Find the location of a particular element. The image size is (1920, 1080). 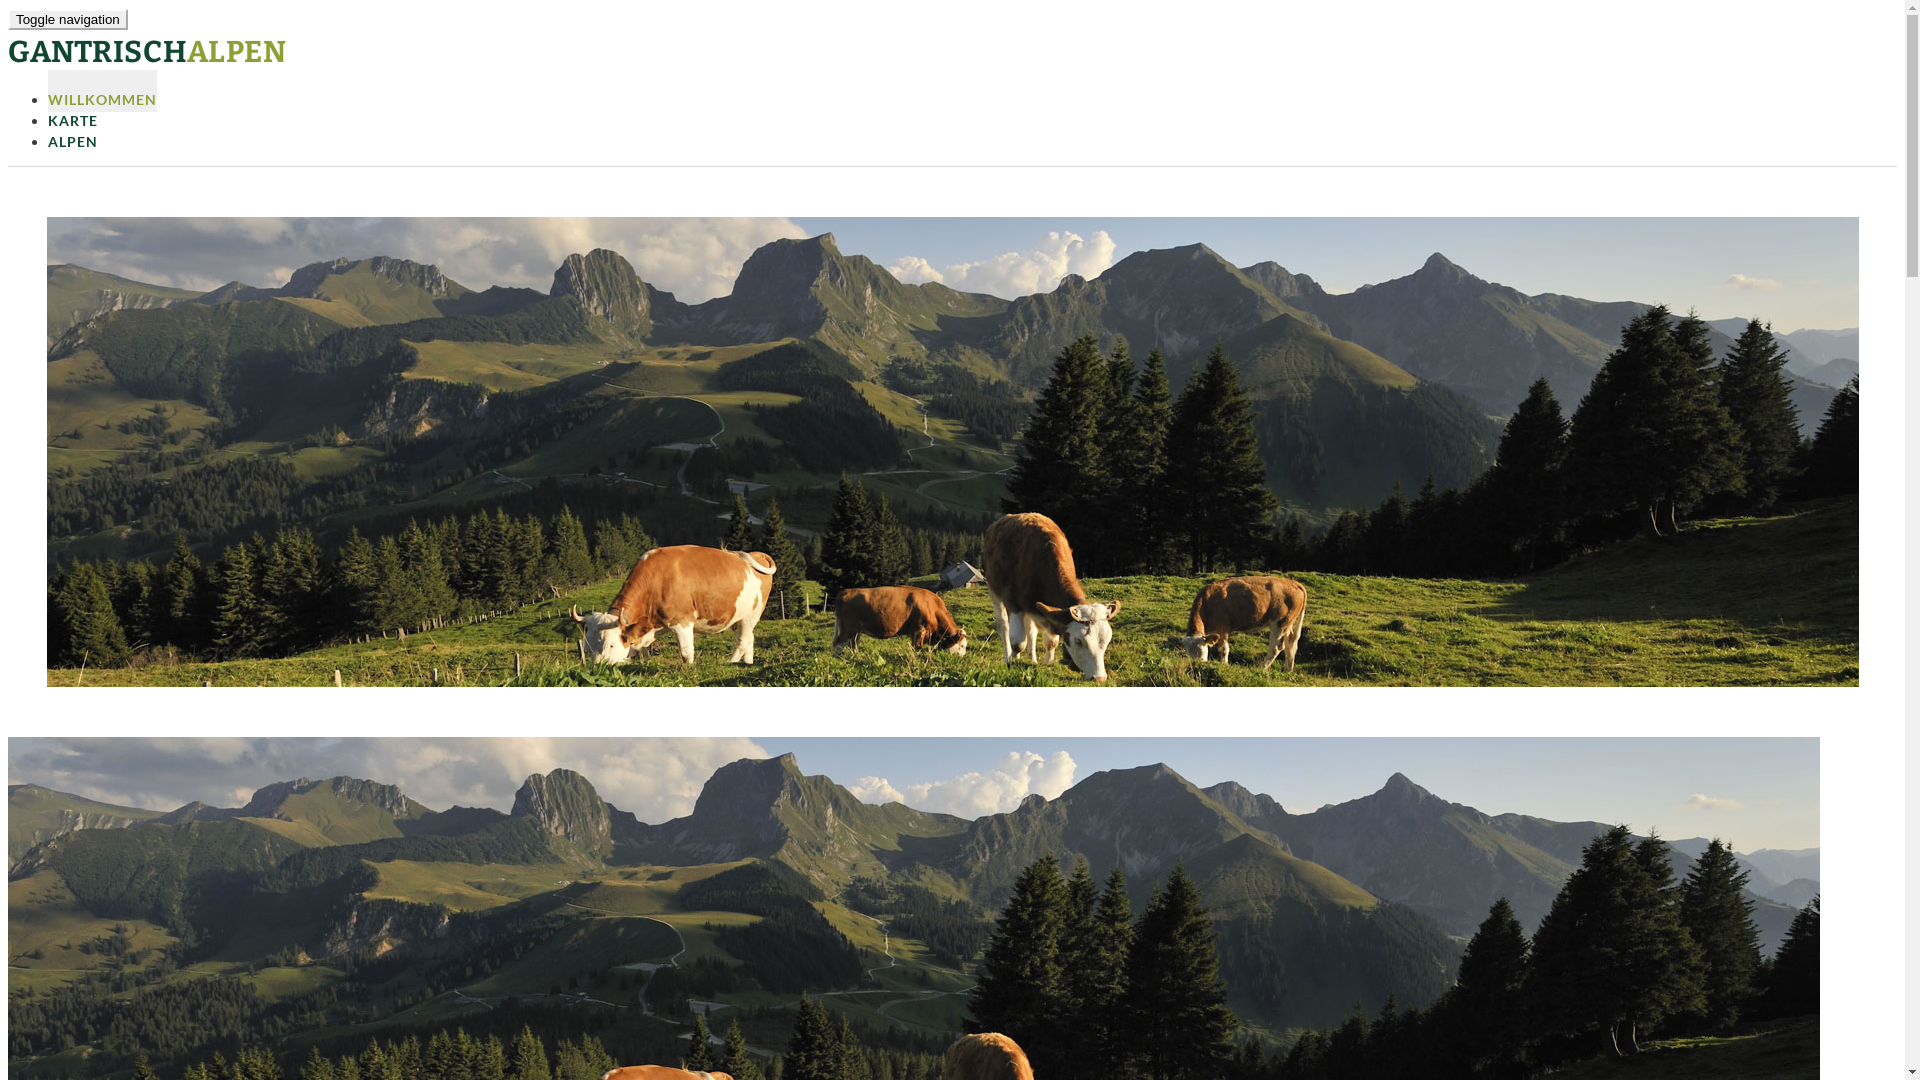

'GANTRISCHALPEN' is located at coordinates (146, 50).